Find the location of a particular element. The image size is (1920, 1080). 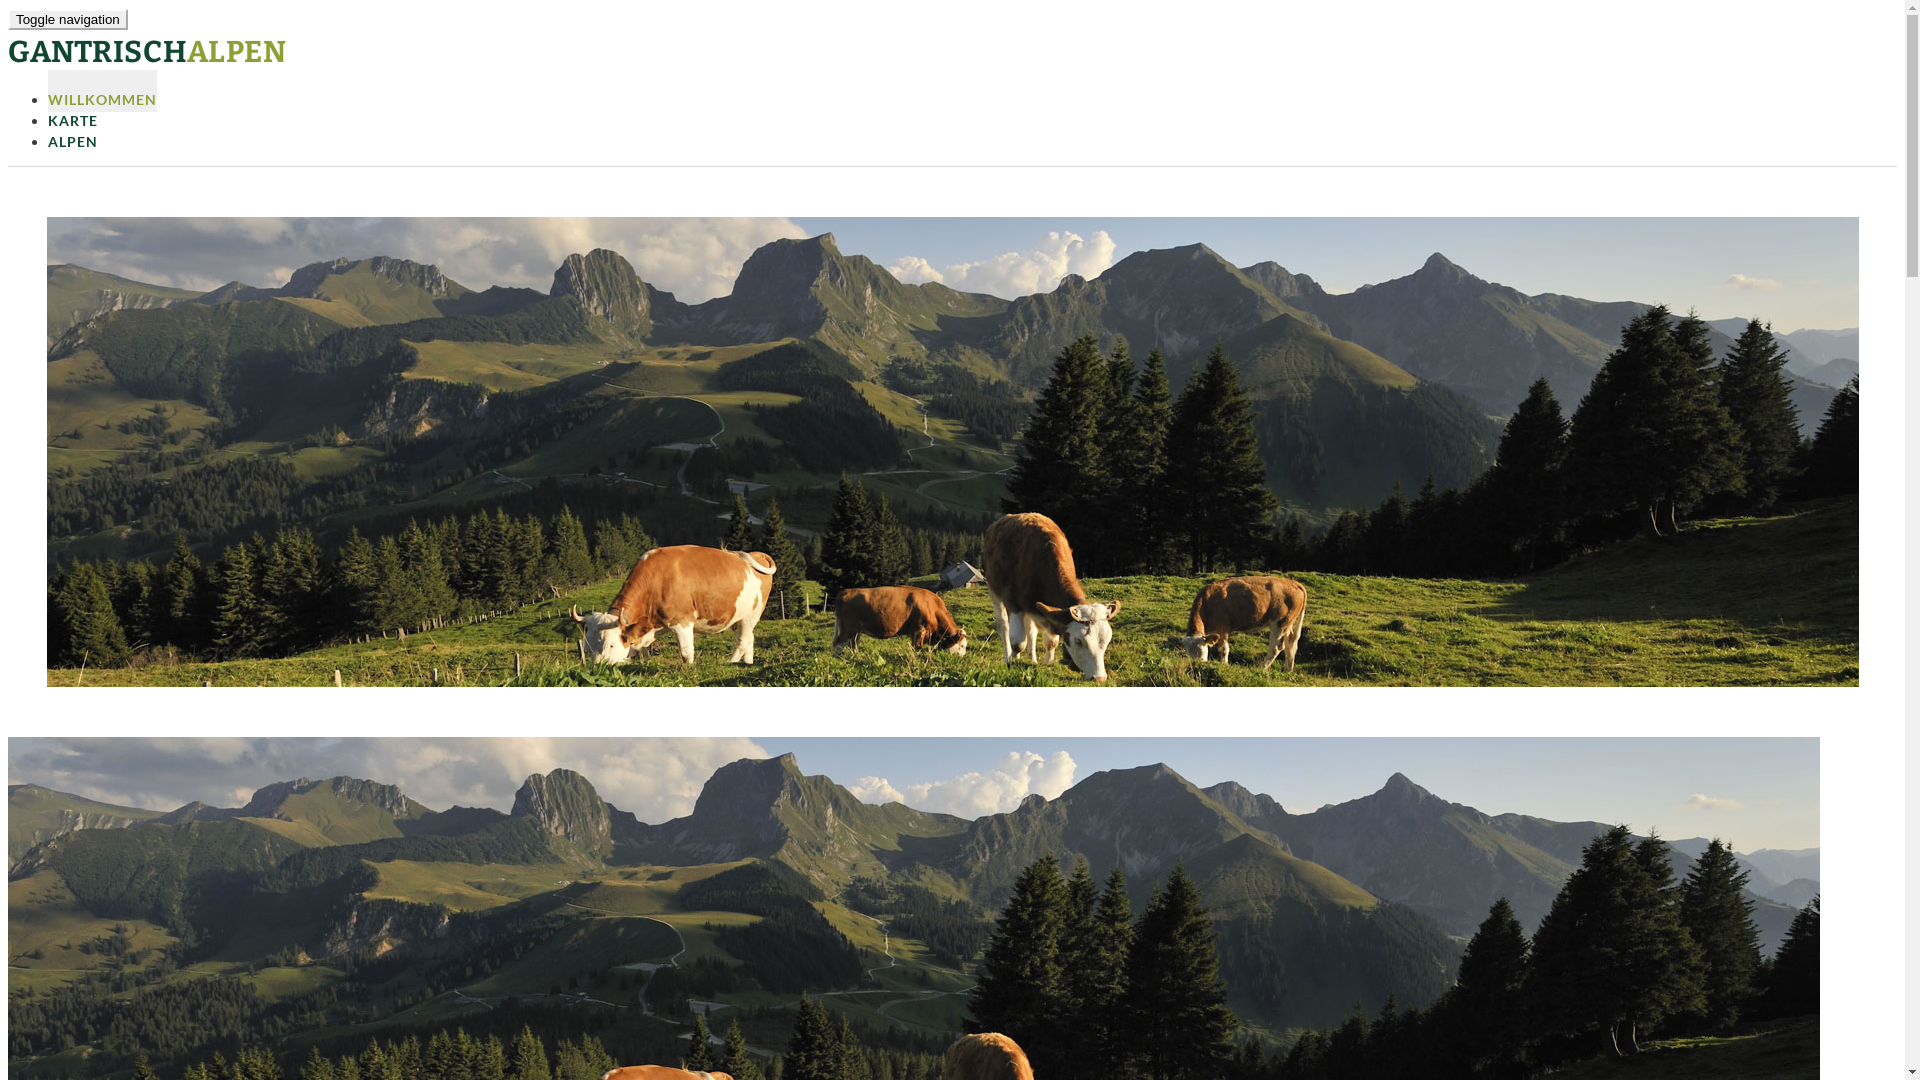

'GANTRISCHALPEN' is located at coordinates (146, 50).